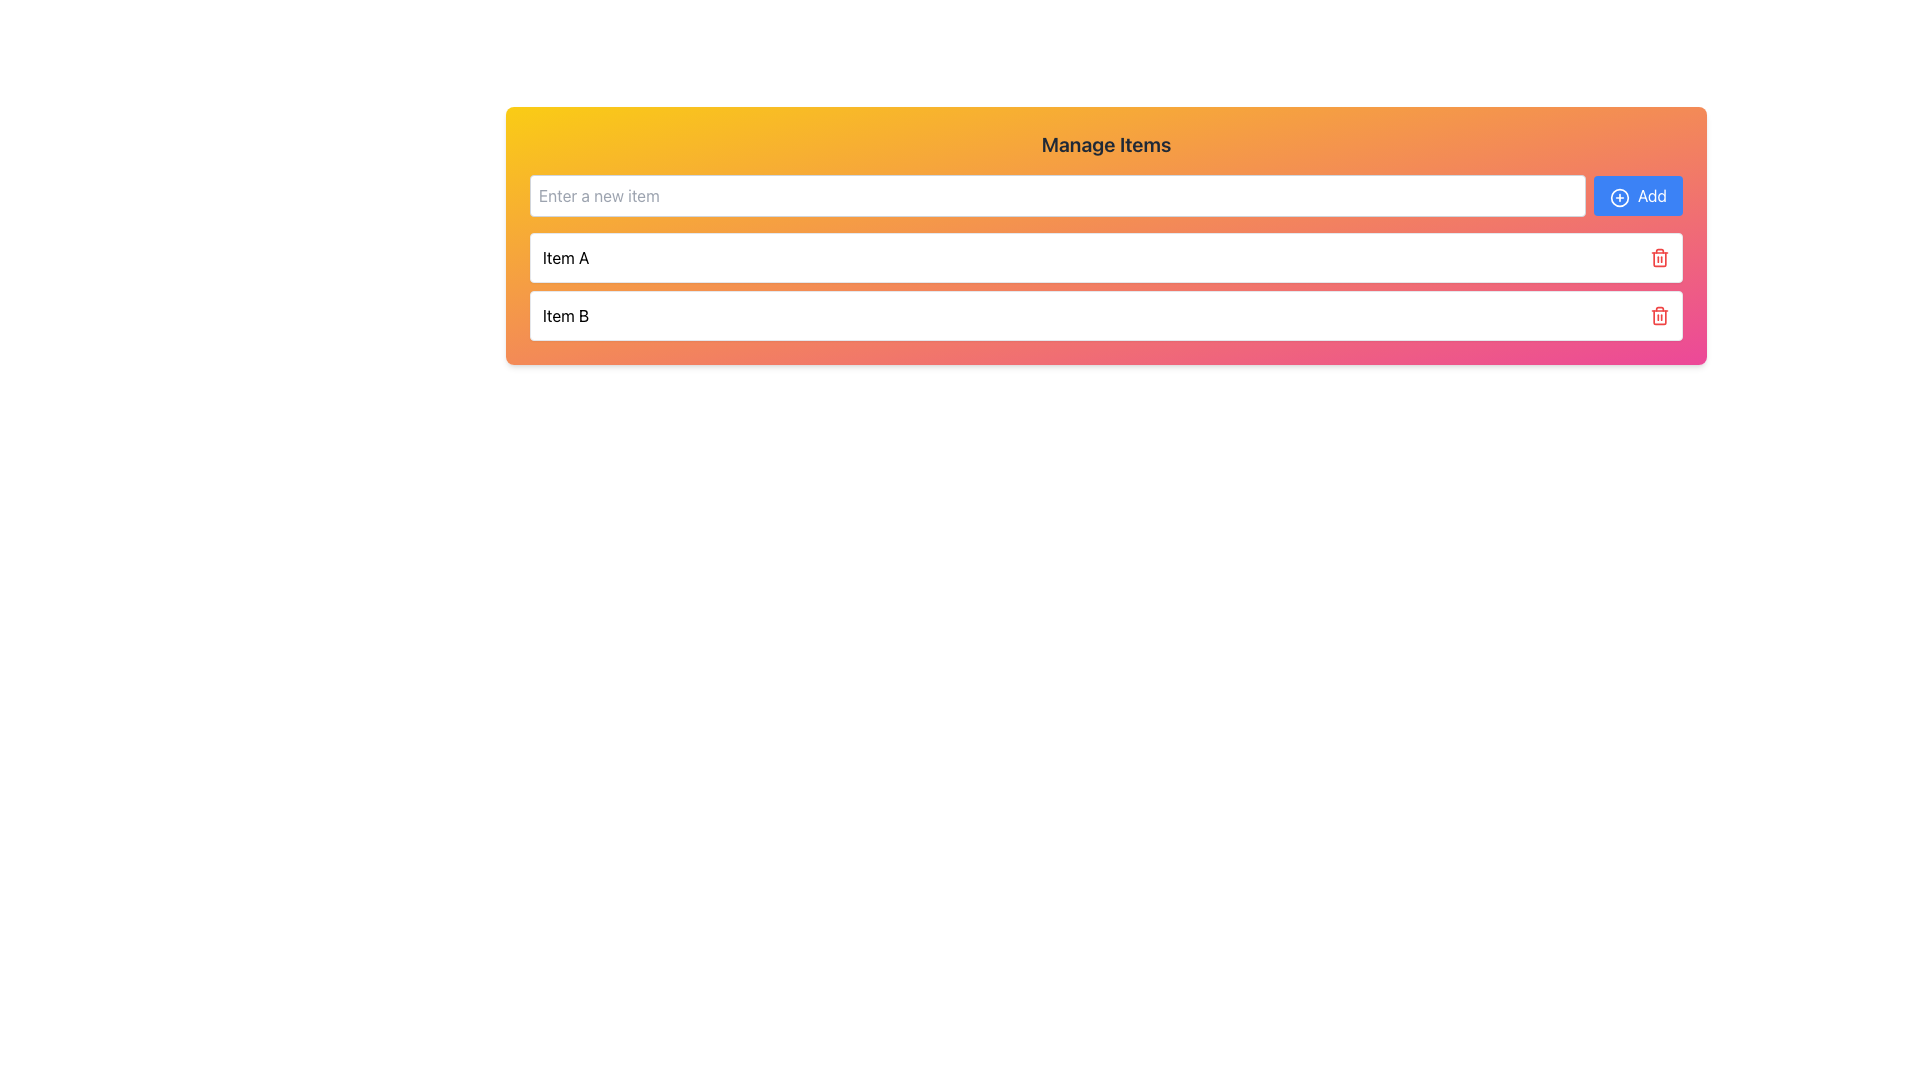 The image size is (1920, 1080). I want to click on the list item labeled 'Item A', which is the first item in the list, so click(1105, 257).